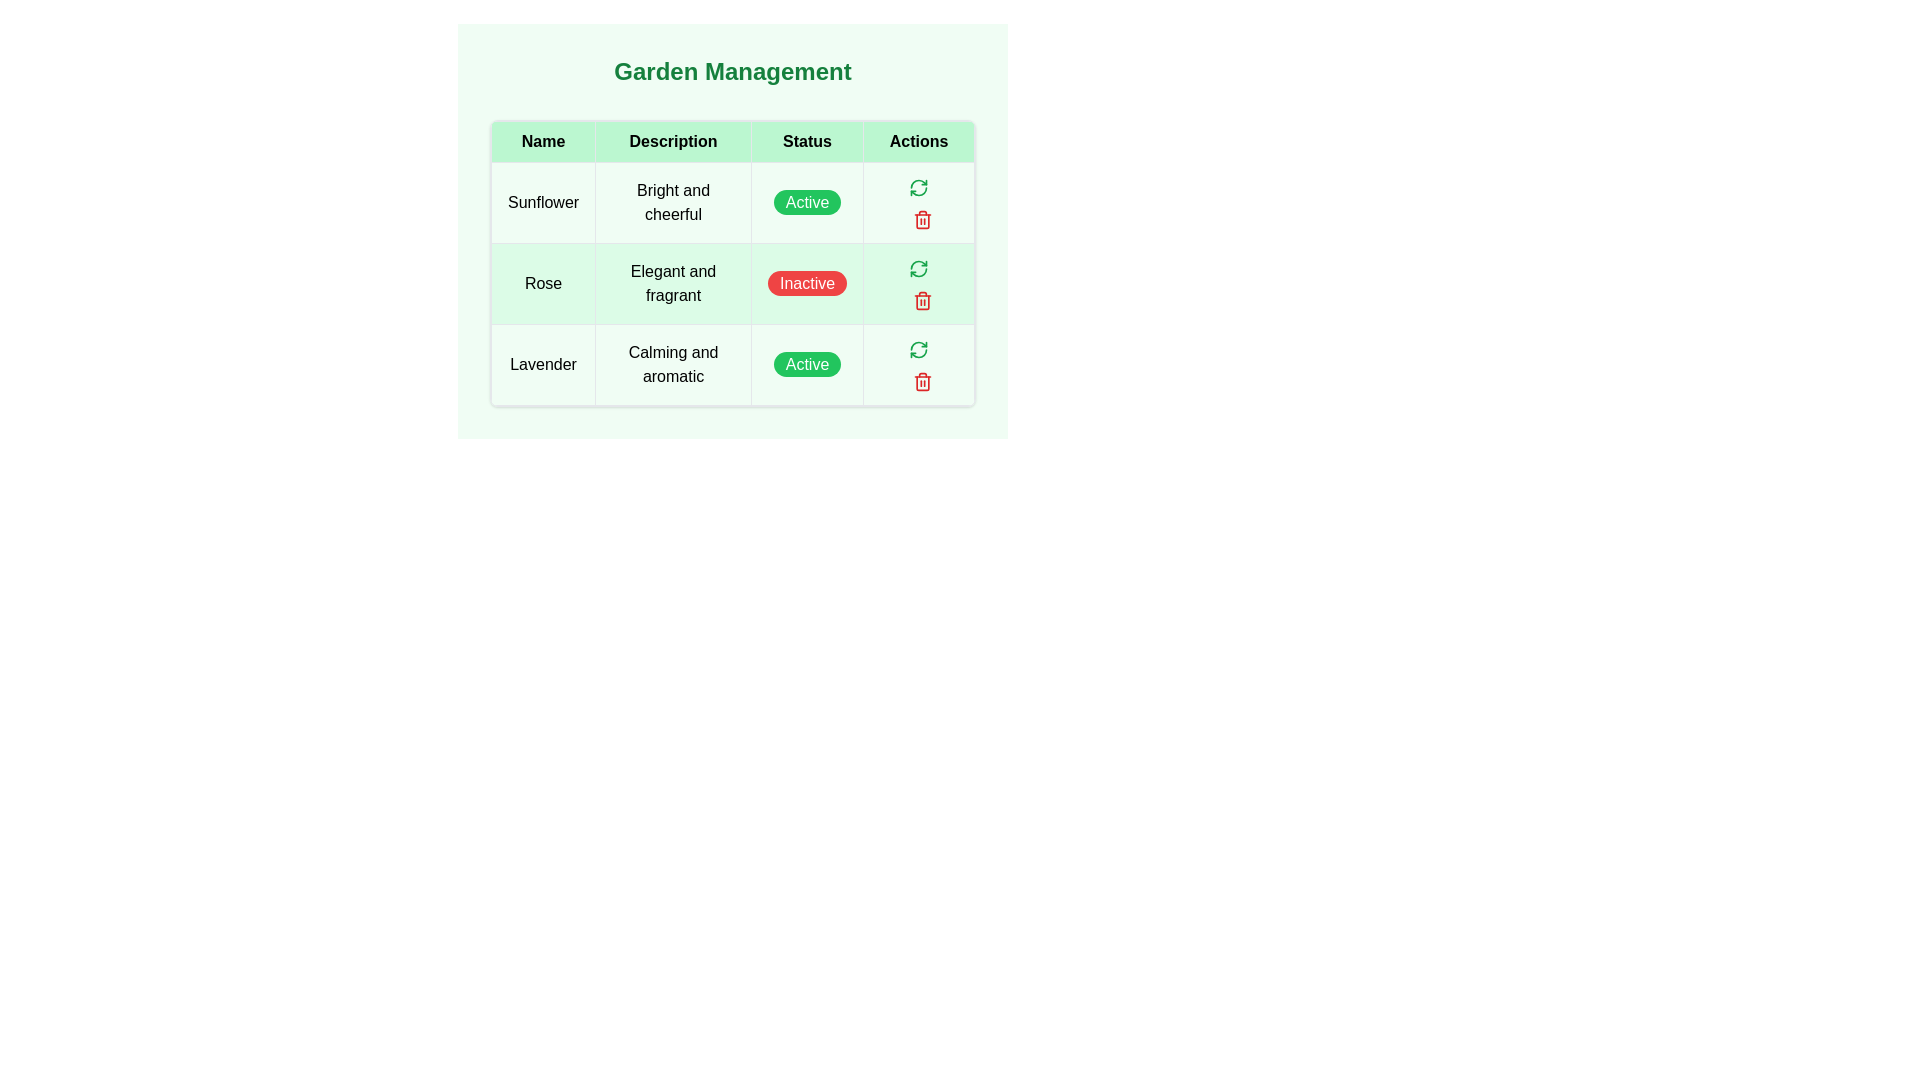 Image resolution: width=1920 pixels, height=1080 pixels. I want to click on the 'Inactive' status label for the 'Rose' entry in the 'Garden Management' table, located in the second row of the status column, so click(807, 283).